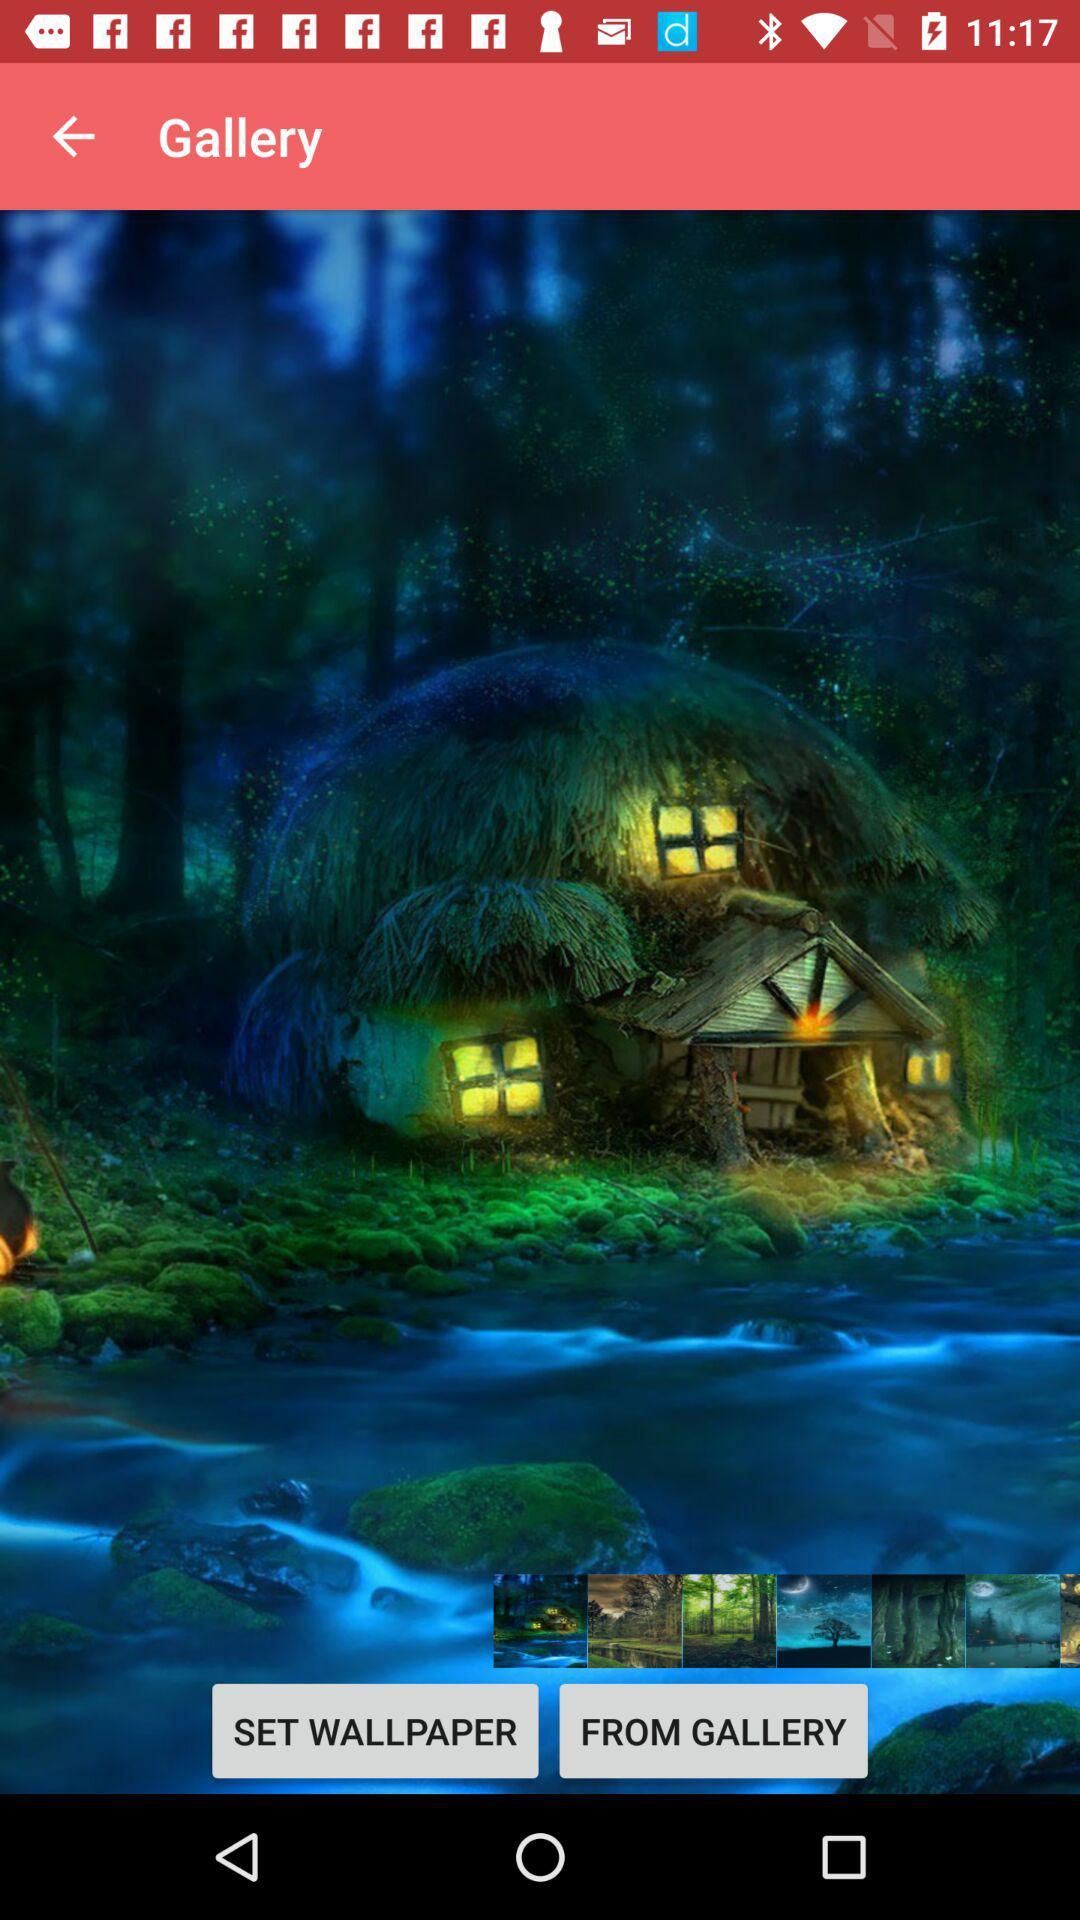  What do you see at coordinates (72, 135) in the screenshot?
I see `the item to the left of gallery app` at bounding box center [72, 135].